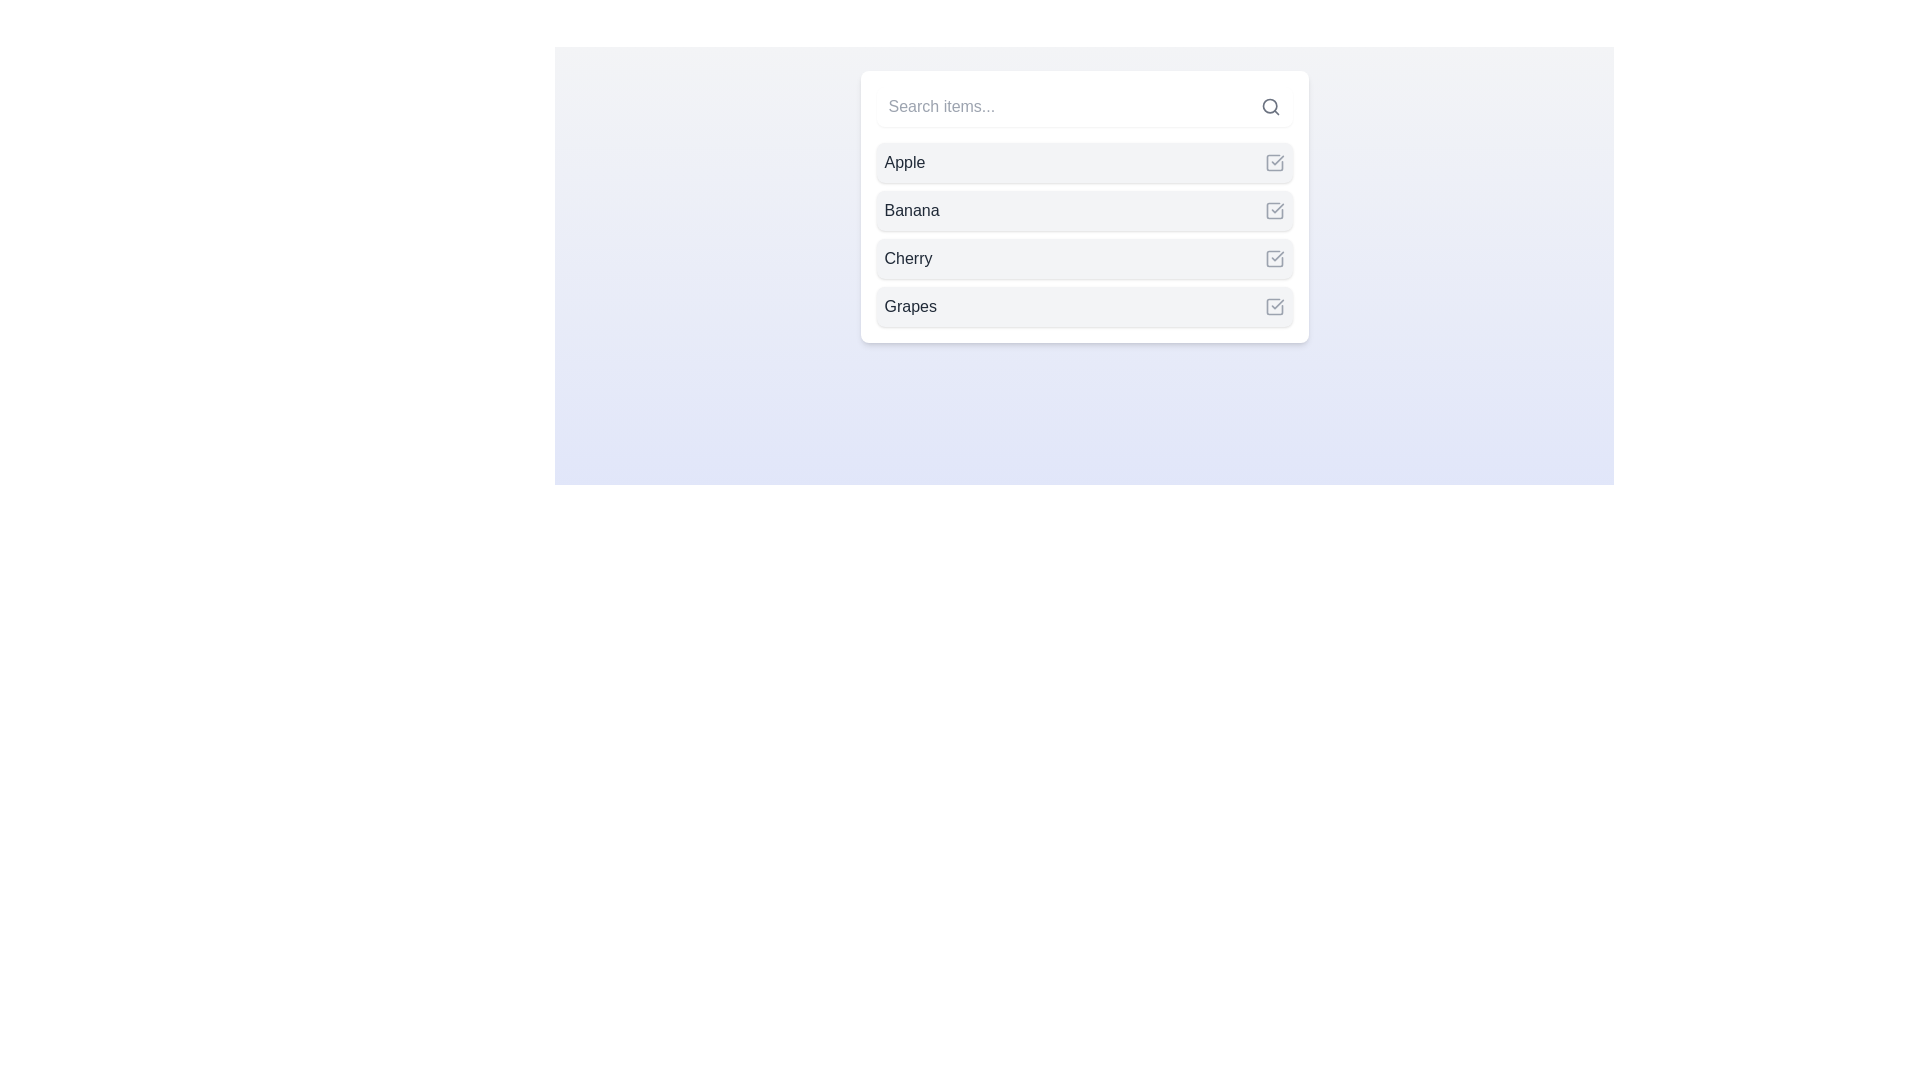 The height and width of the screenshot is (1080, 1920). I want to click on the text label in the first row of the vertically aligned list, so click(902, 161).